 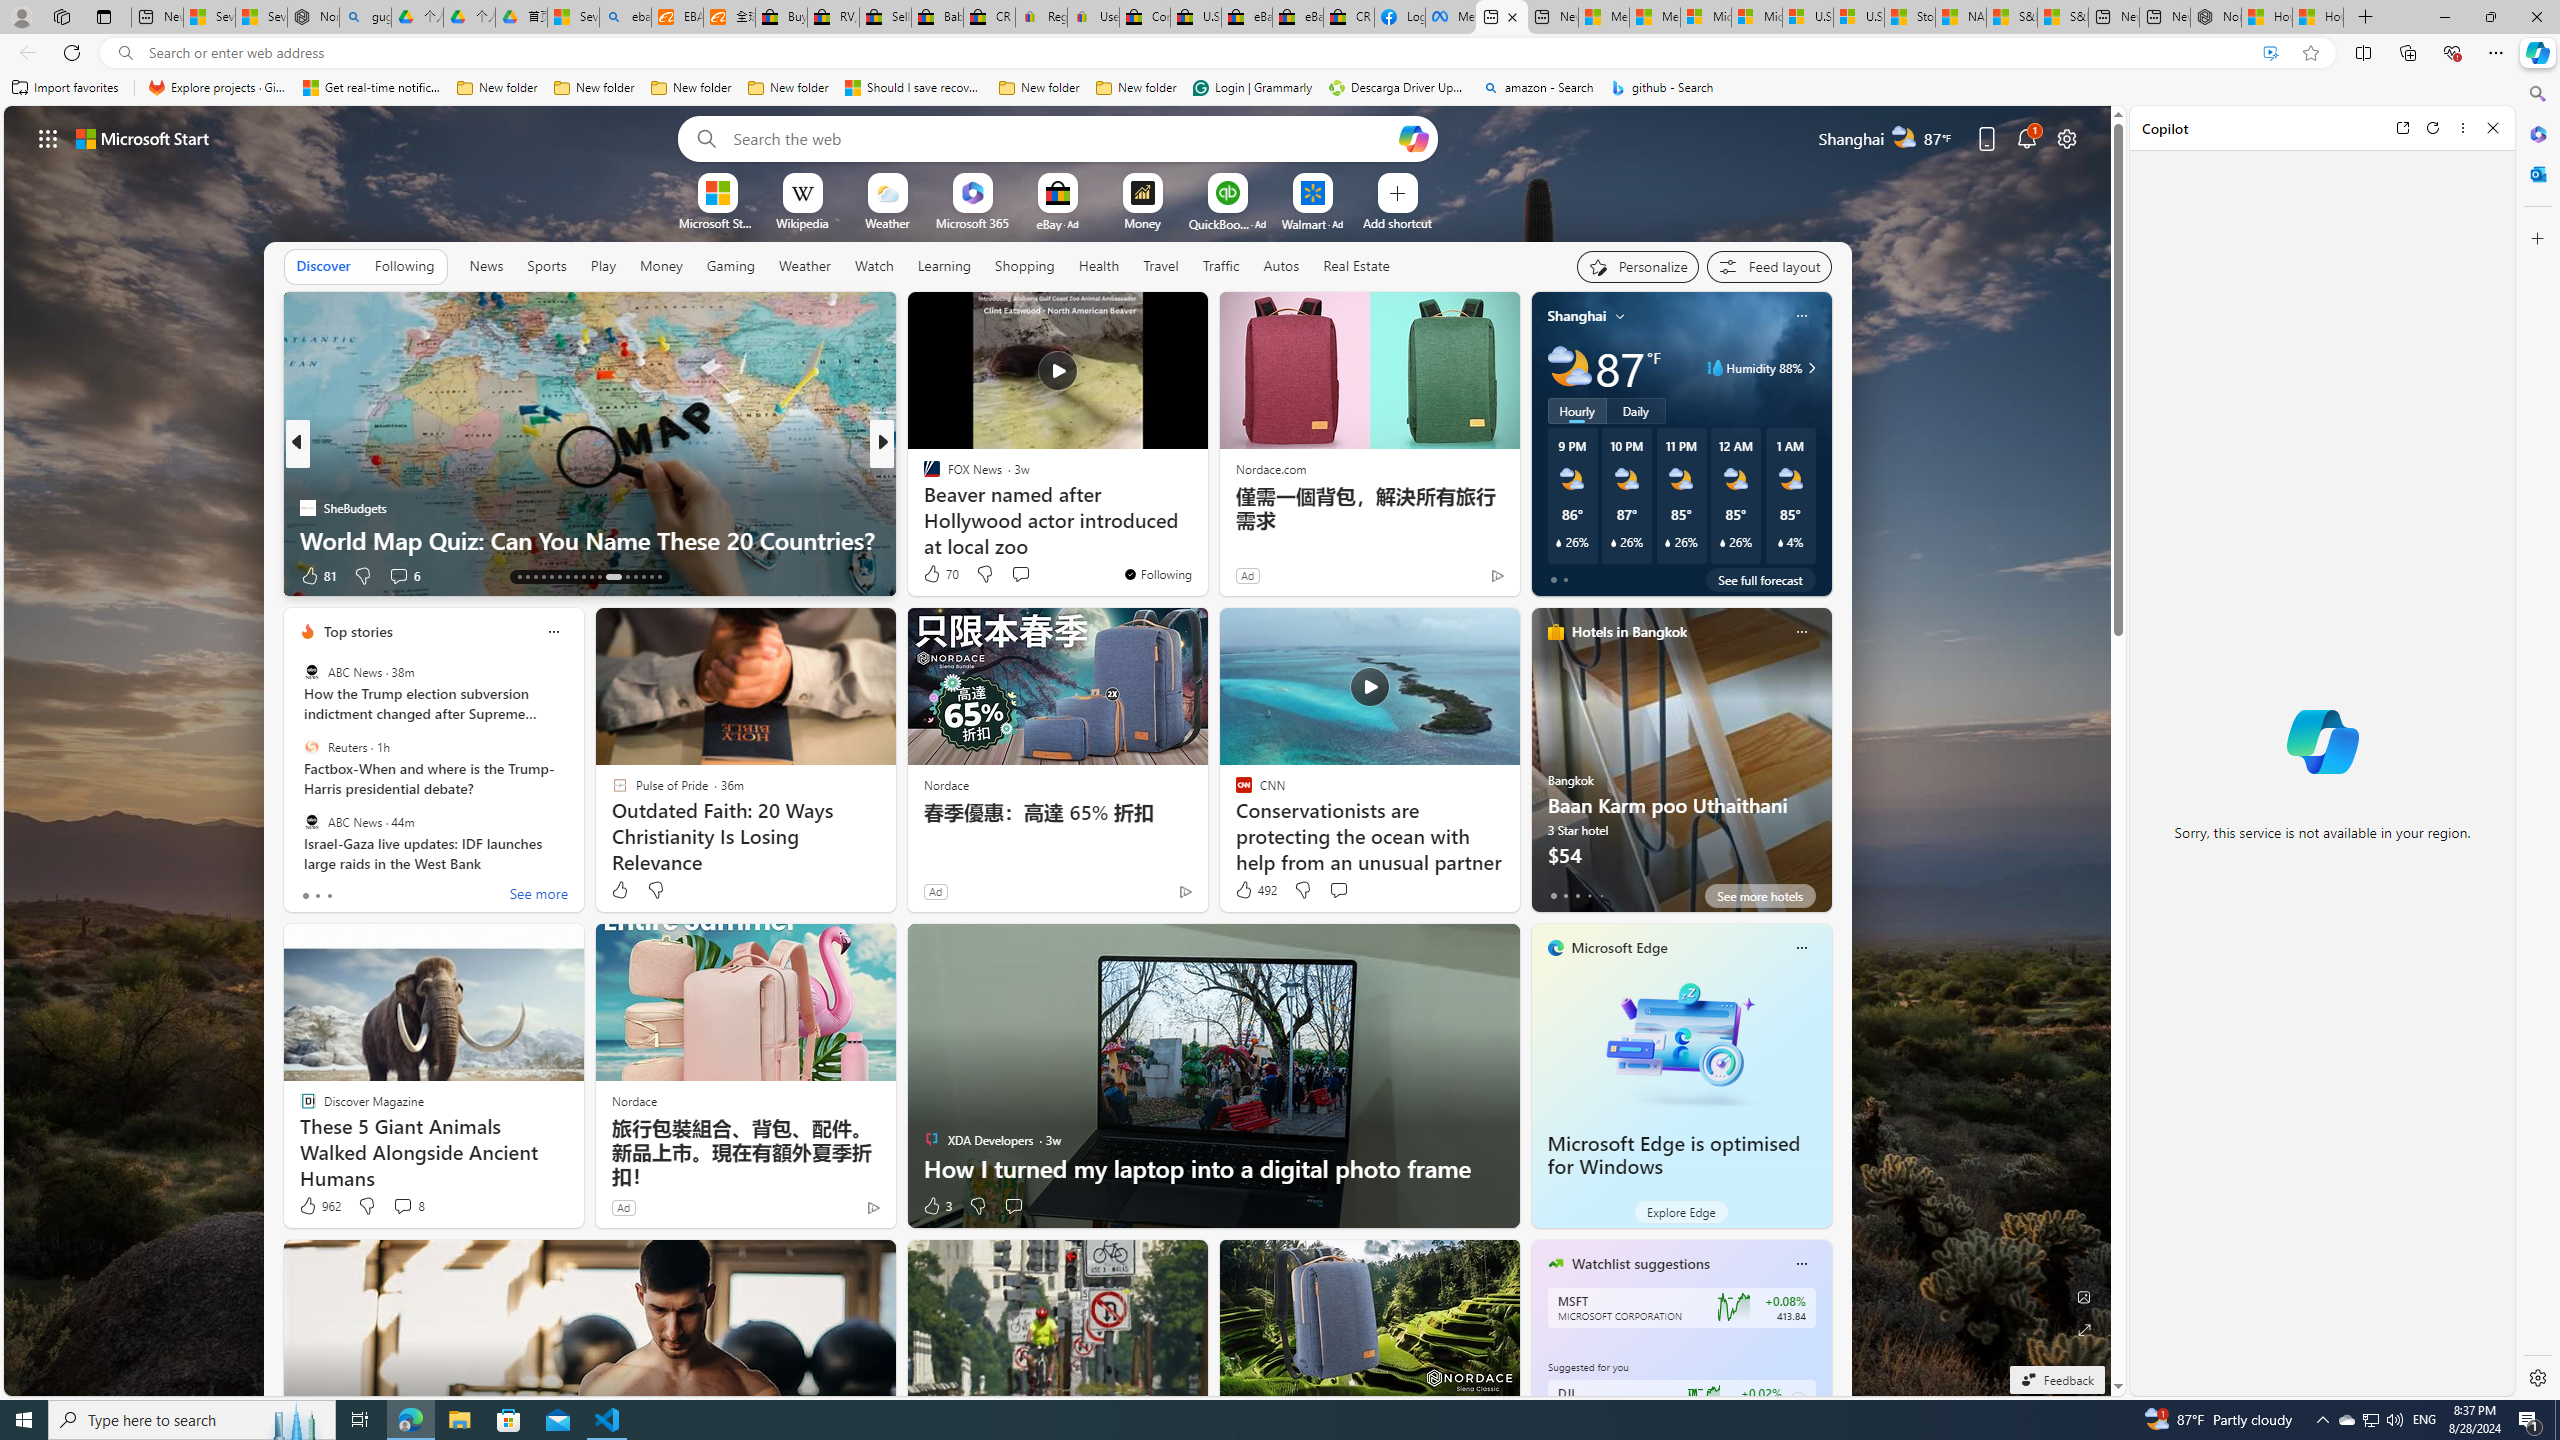 What do you see at coordinates (1575, 315) in the screenshot?
I see `'Shanghai'` at bounding box center [1575, 315].